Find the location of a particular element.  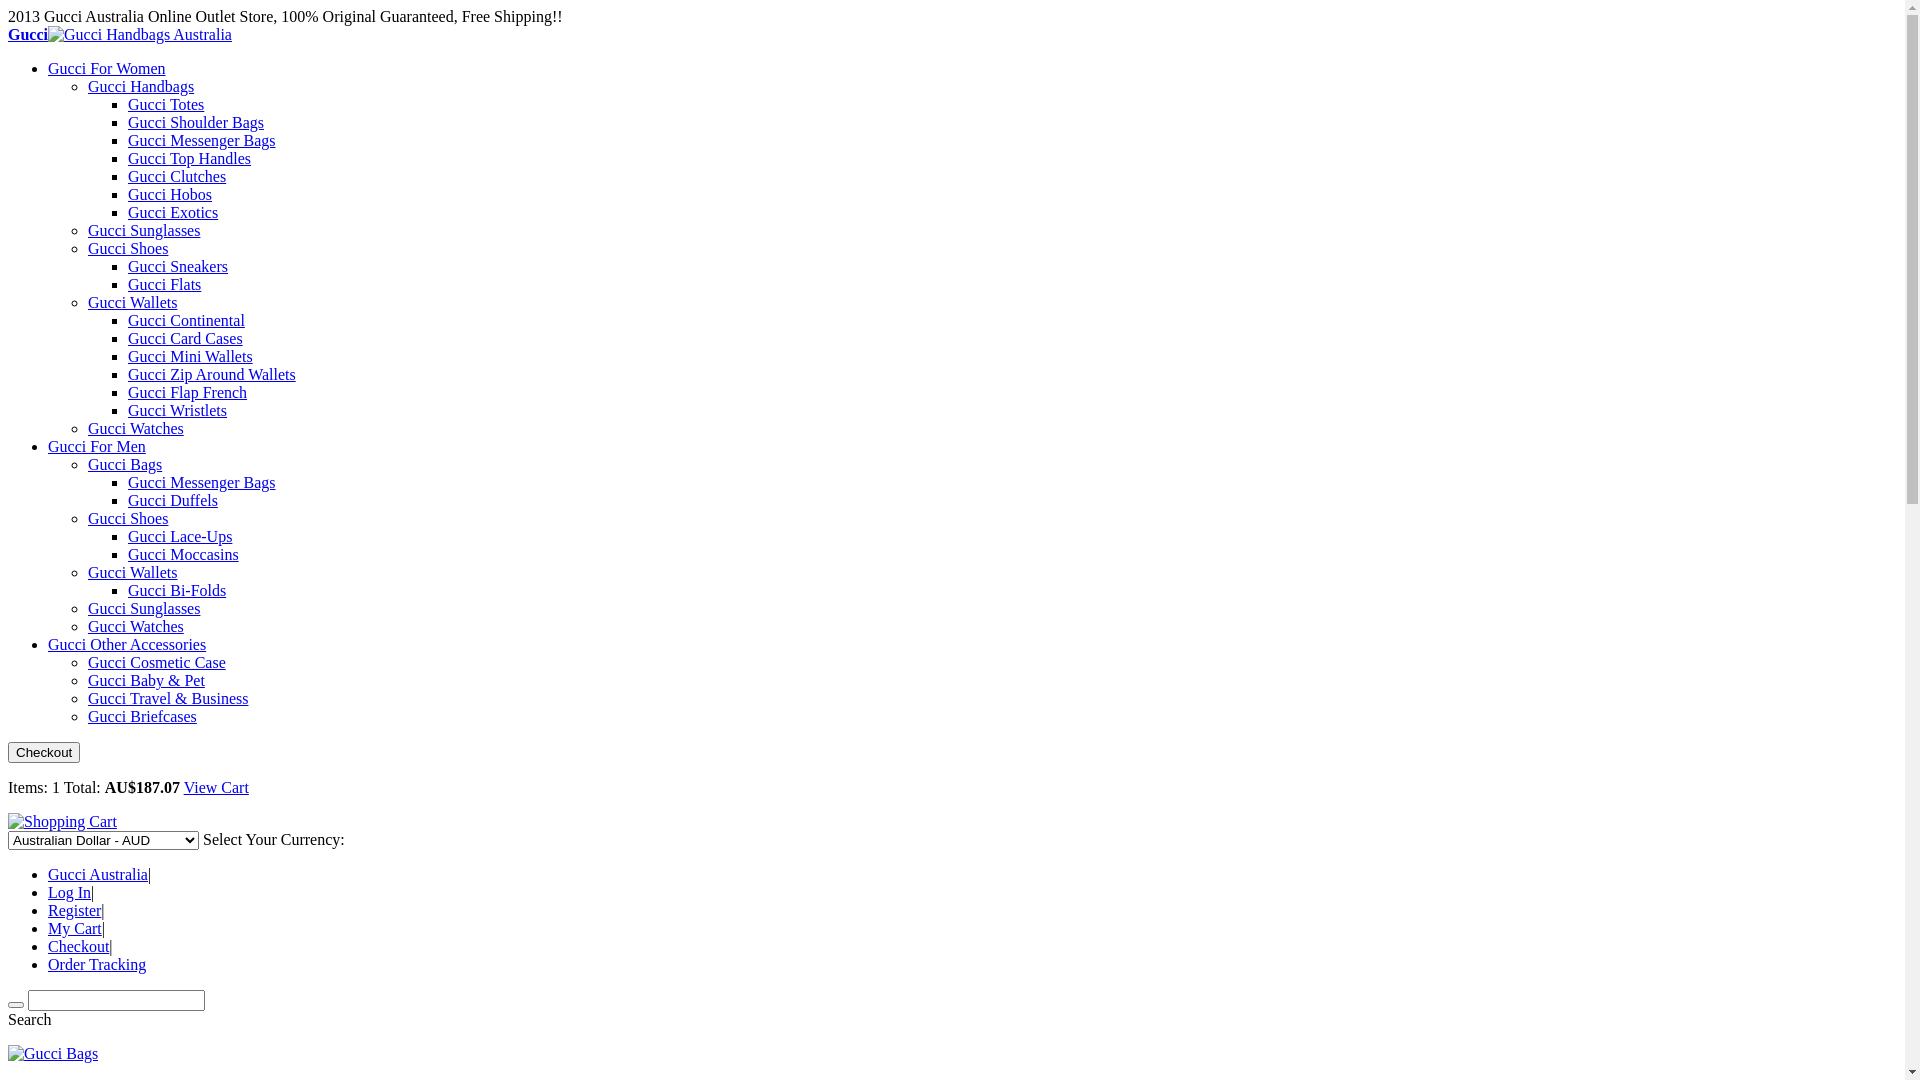

'Log In' is located at coordinates (48, 891).